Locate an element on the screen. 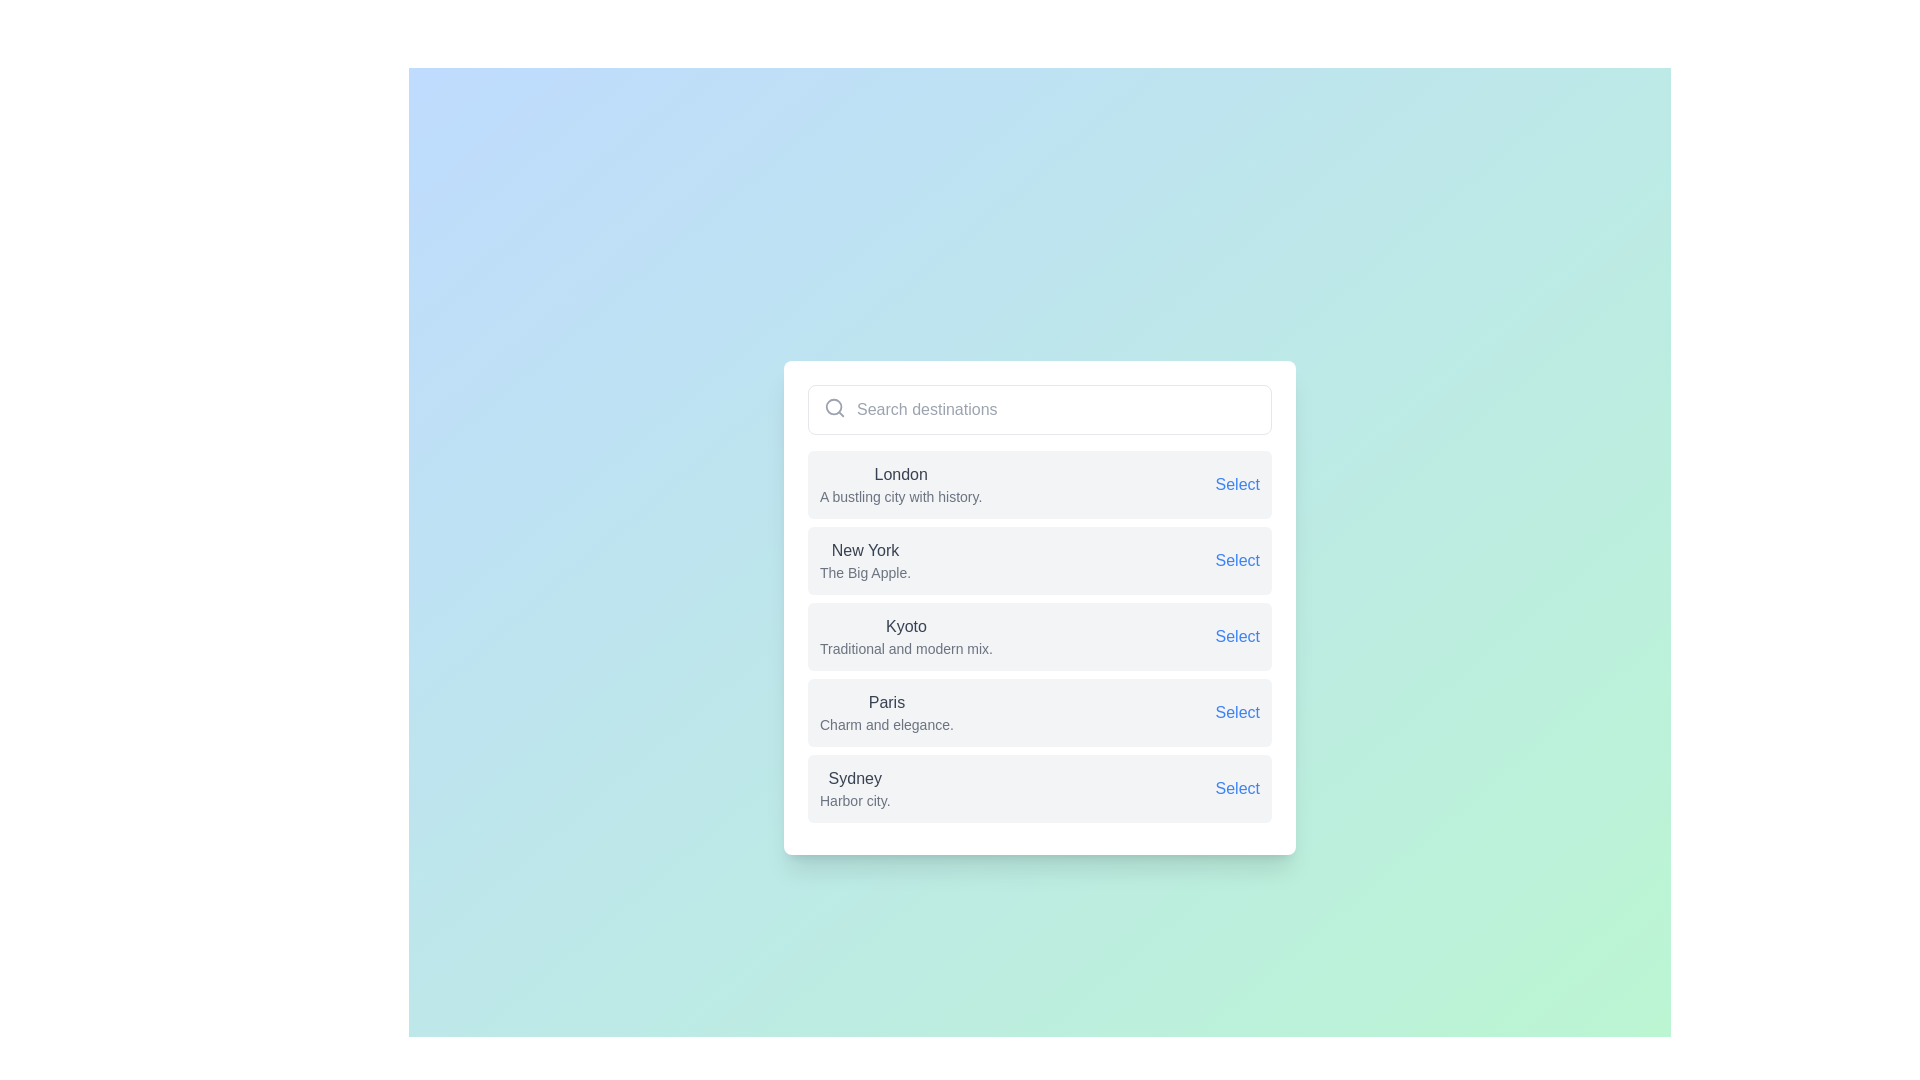  the text label displaying 'Kyoto' which is part of the third entry in a list, centered horizontally within the entry bounds is located at coordinates (905, 626).